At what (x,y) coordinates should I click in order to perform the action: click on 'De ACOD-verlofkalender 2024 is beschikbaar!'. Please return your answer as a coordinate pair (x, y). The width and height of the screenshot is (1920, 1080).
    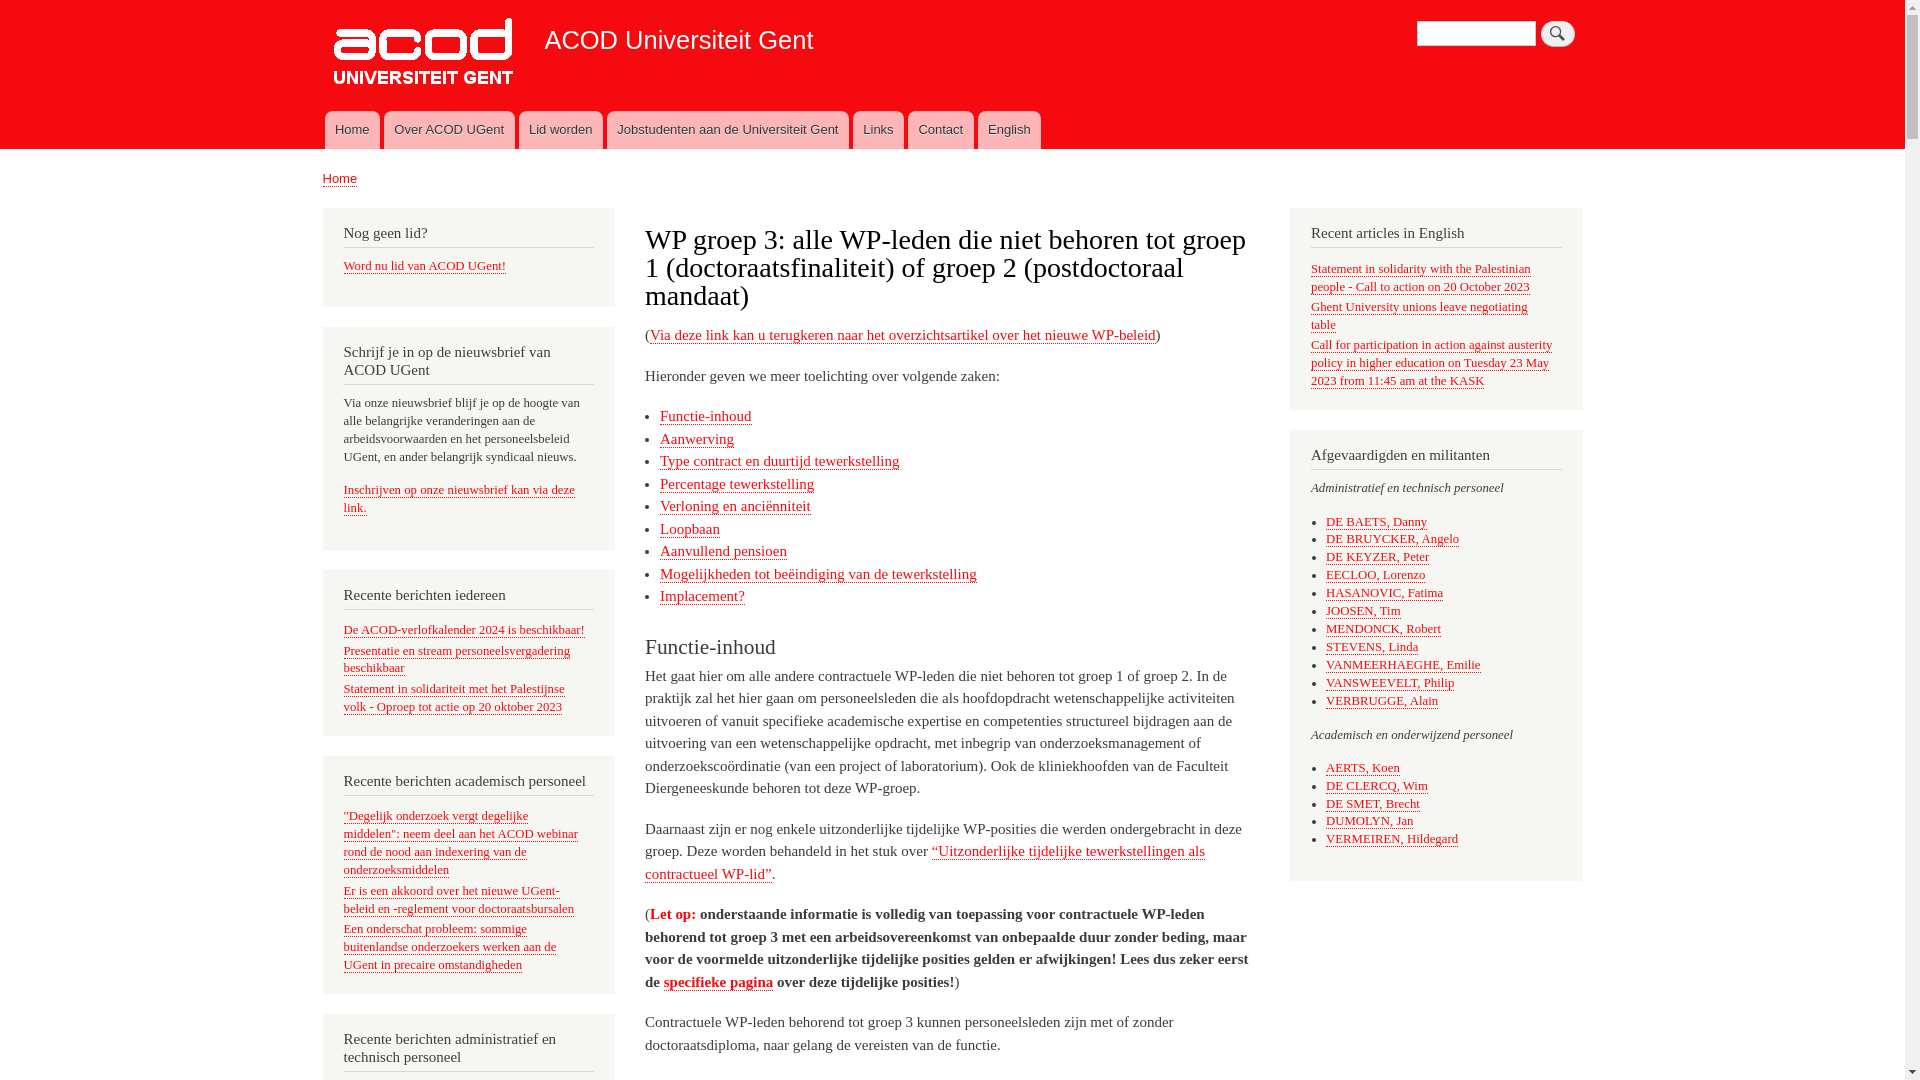
    Looking at the image, I should click on (463, 630).